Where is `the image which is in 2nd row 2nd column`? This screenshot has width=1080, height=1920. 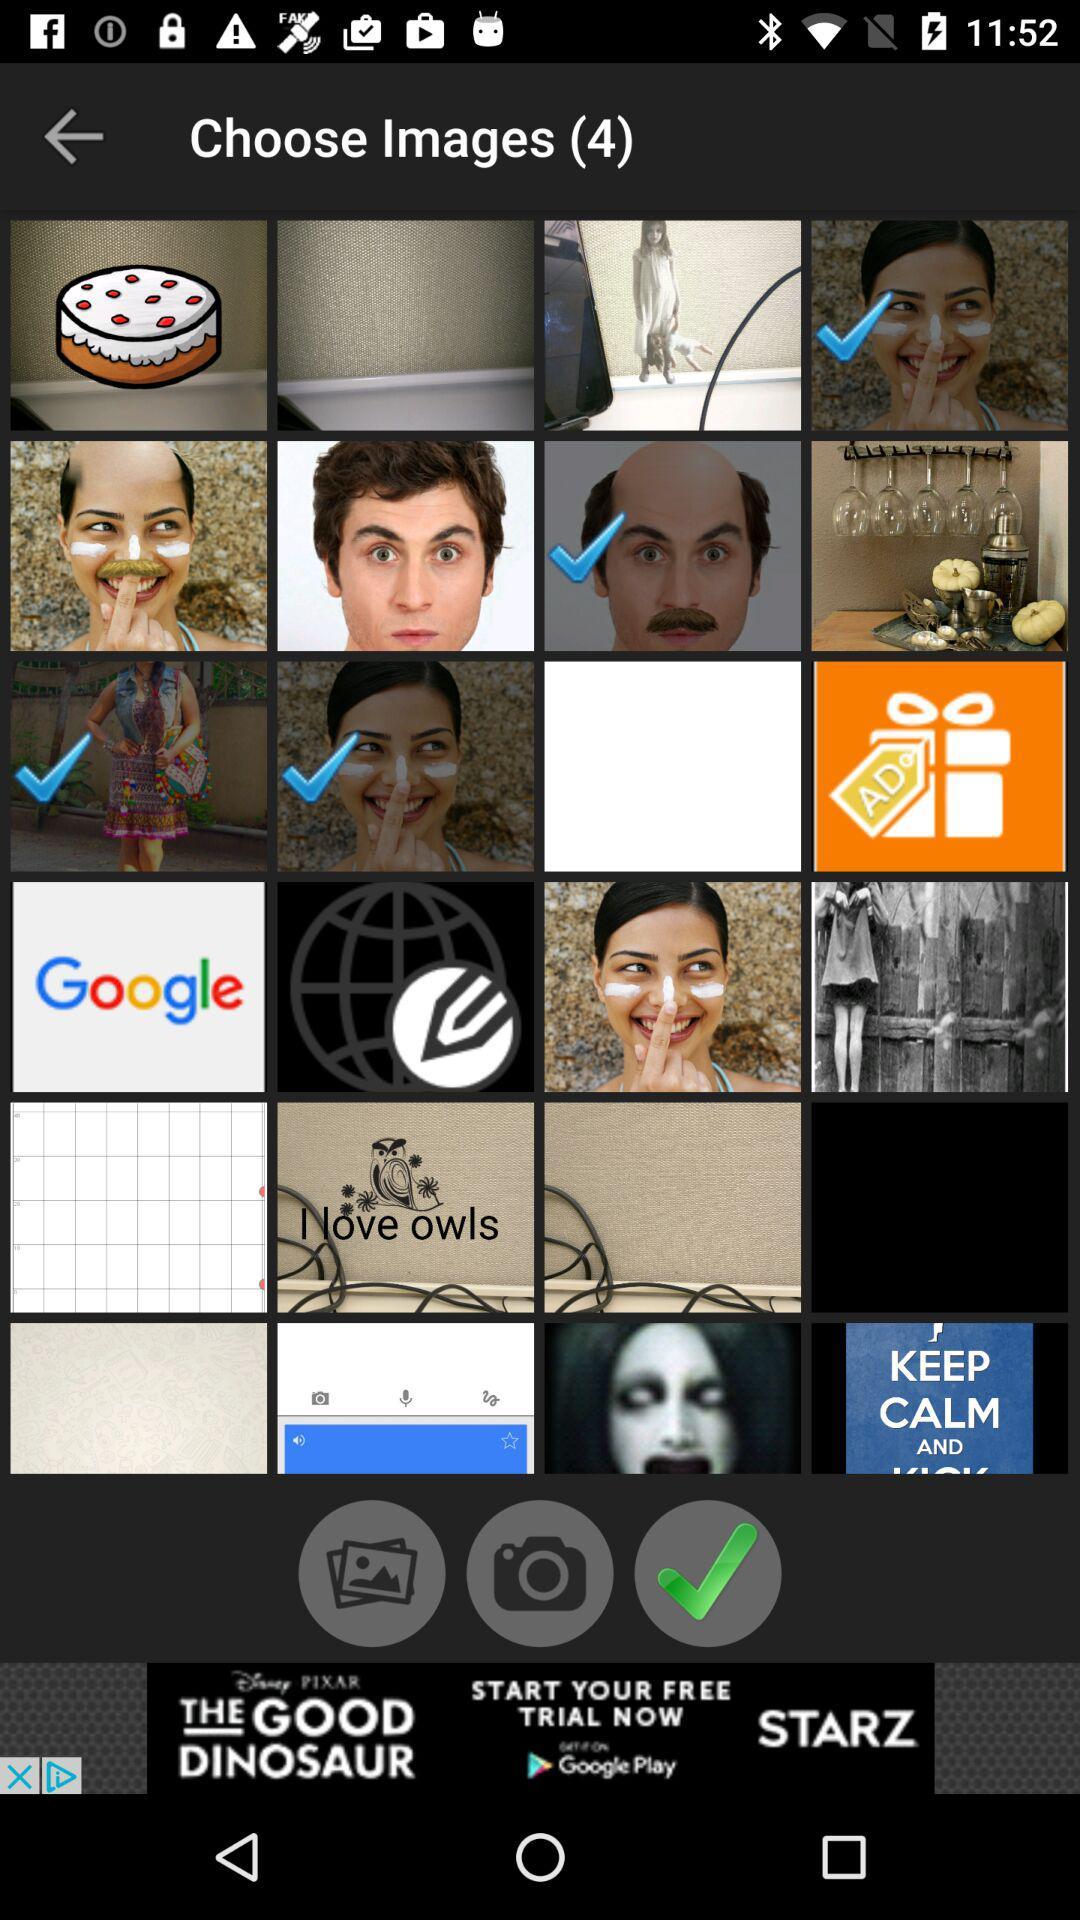
the image which is in 2nd row 2nd column is located at coordinates (405, 546).